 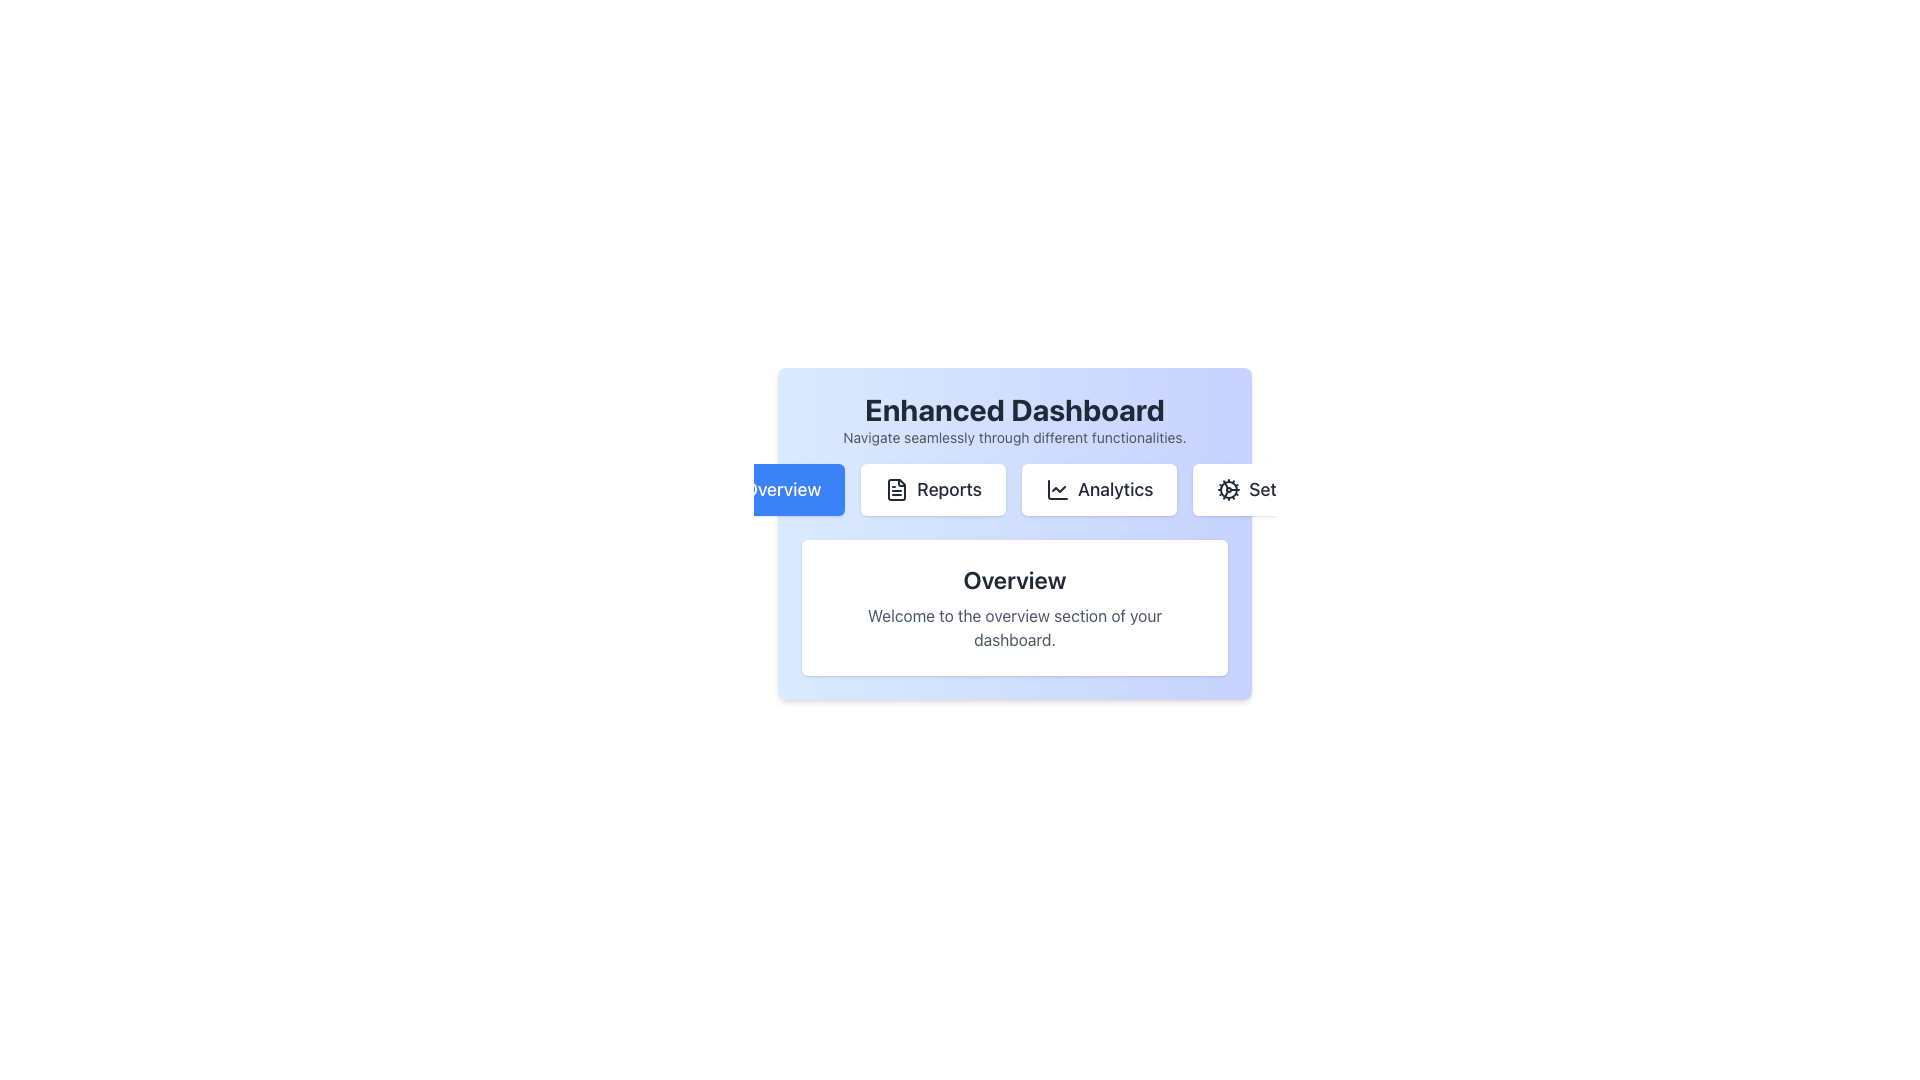 I want to click on the file icon in the navigation bar, which is part of the 'Reports' button, located next to the 'Overview' button and before the 'Analytics' button, for interface feedback, so click(x=896, y=489).